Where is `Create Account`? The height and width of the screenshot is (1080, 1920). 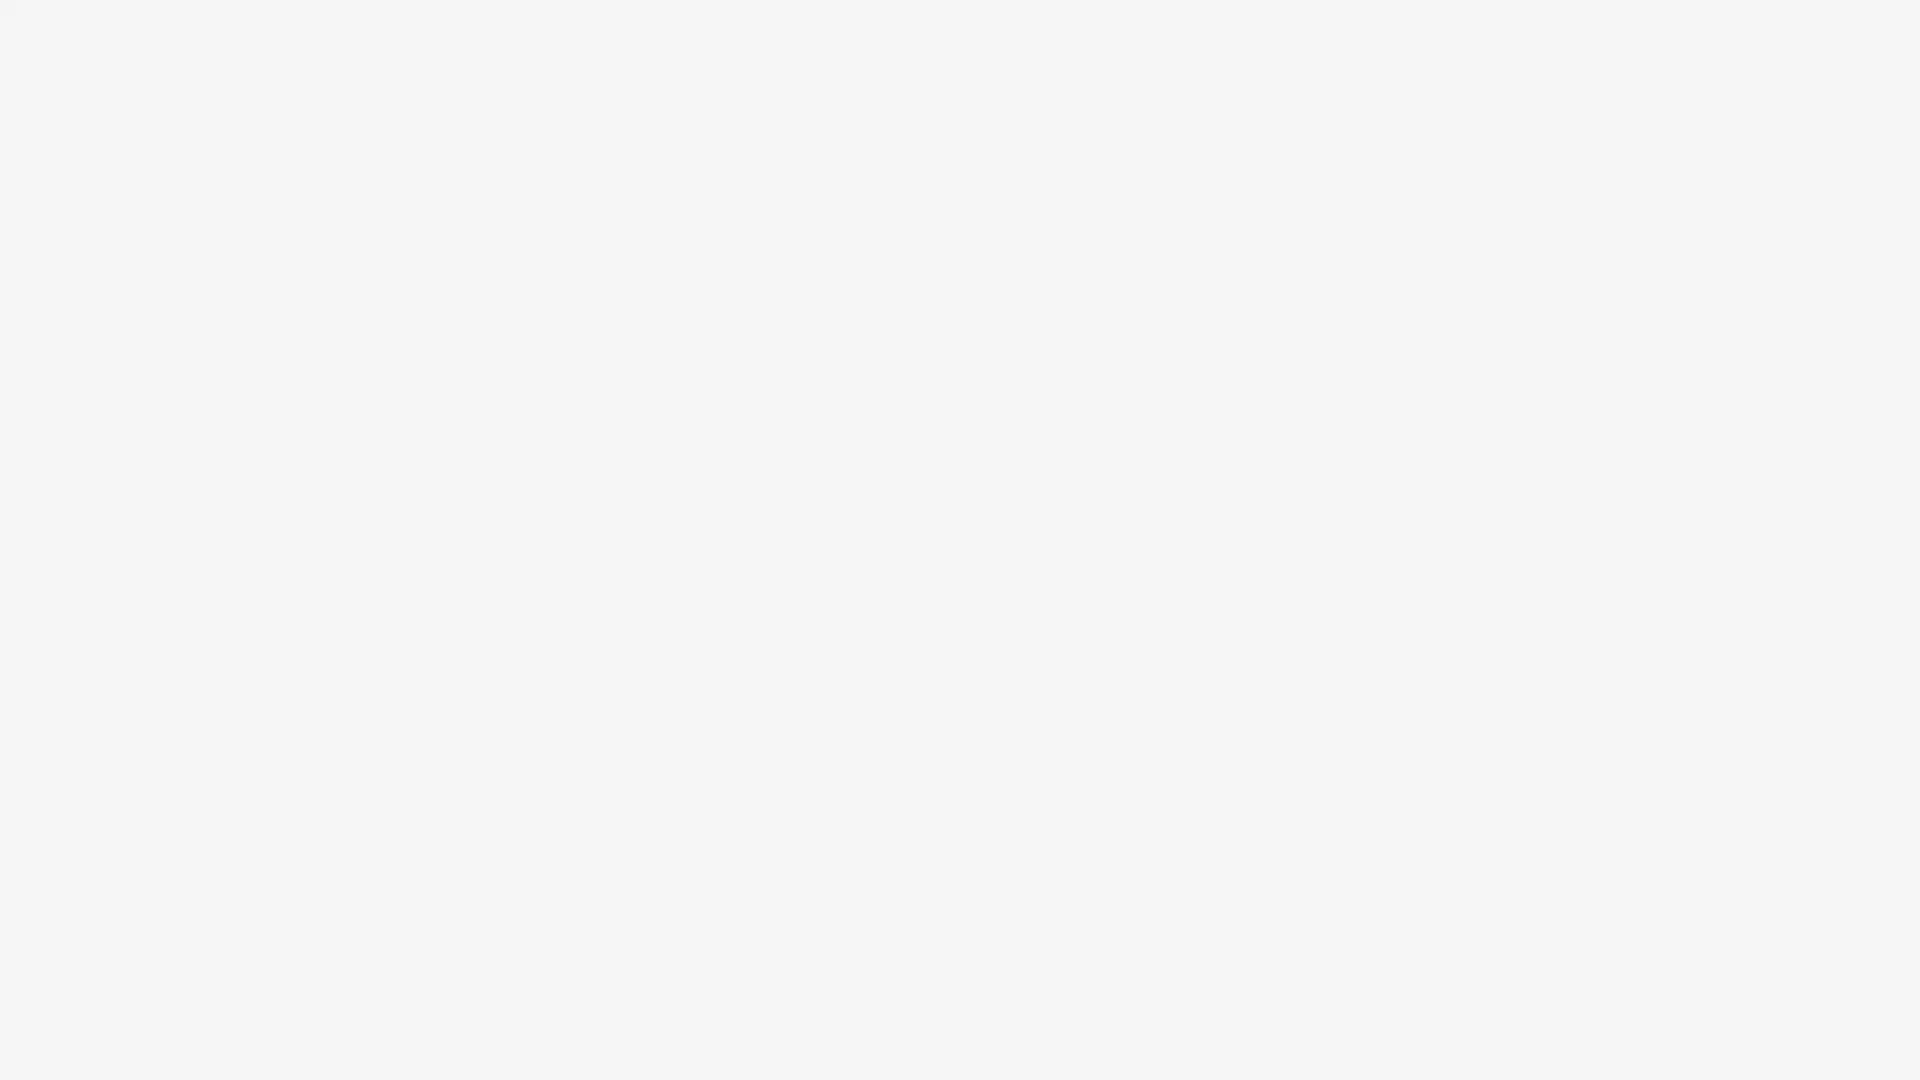 Create Account is located at coordinates (828, 689).